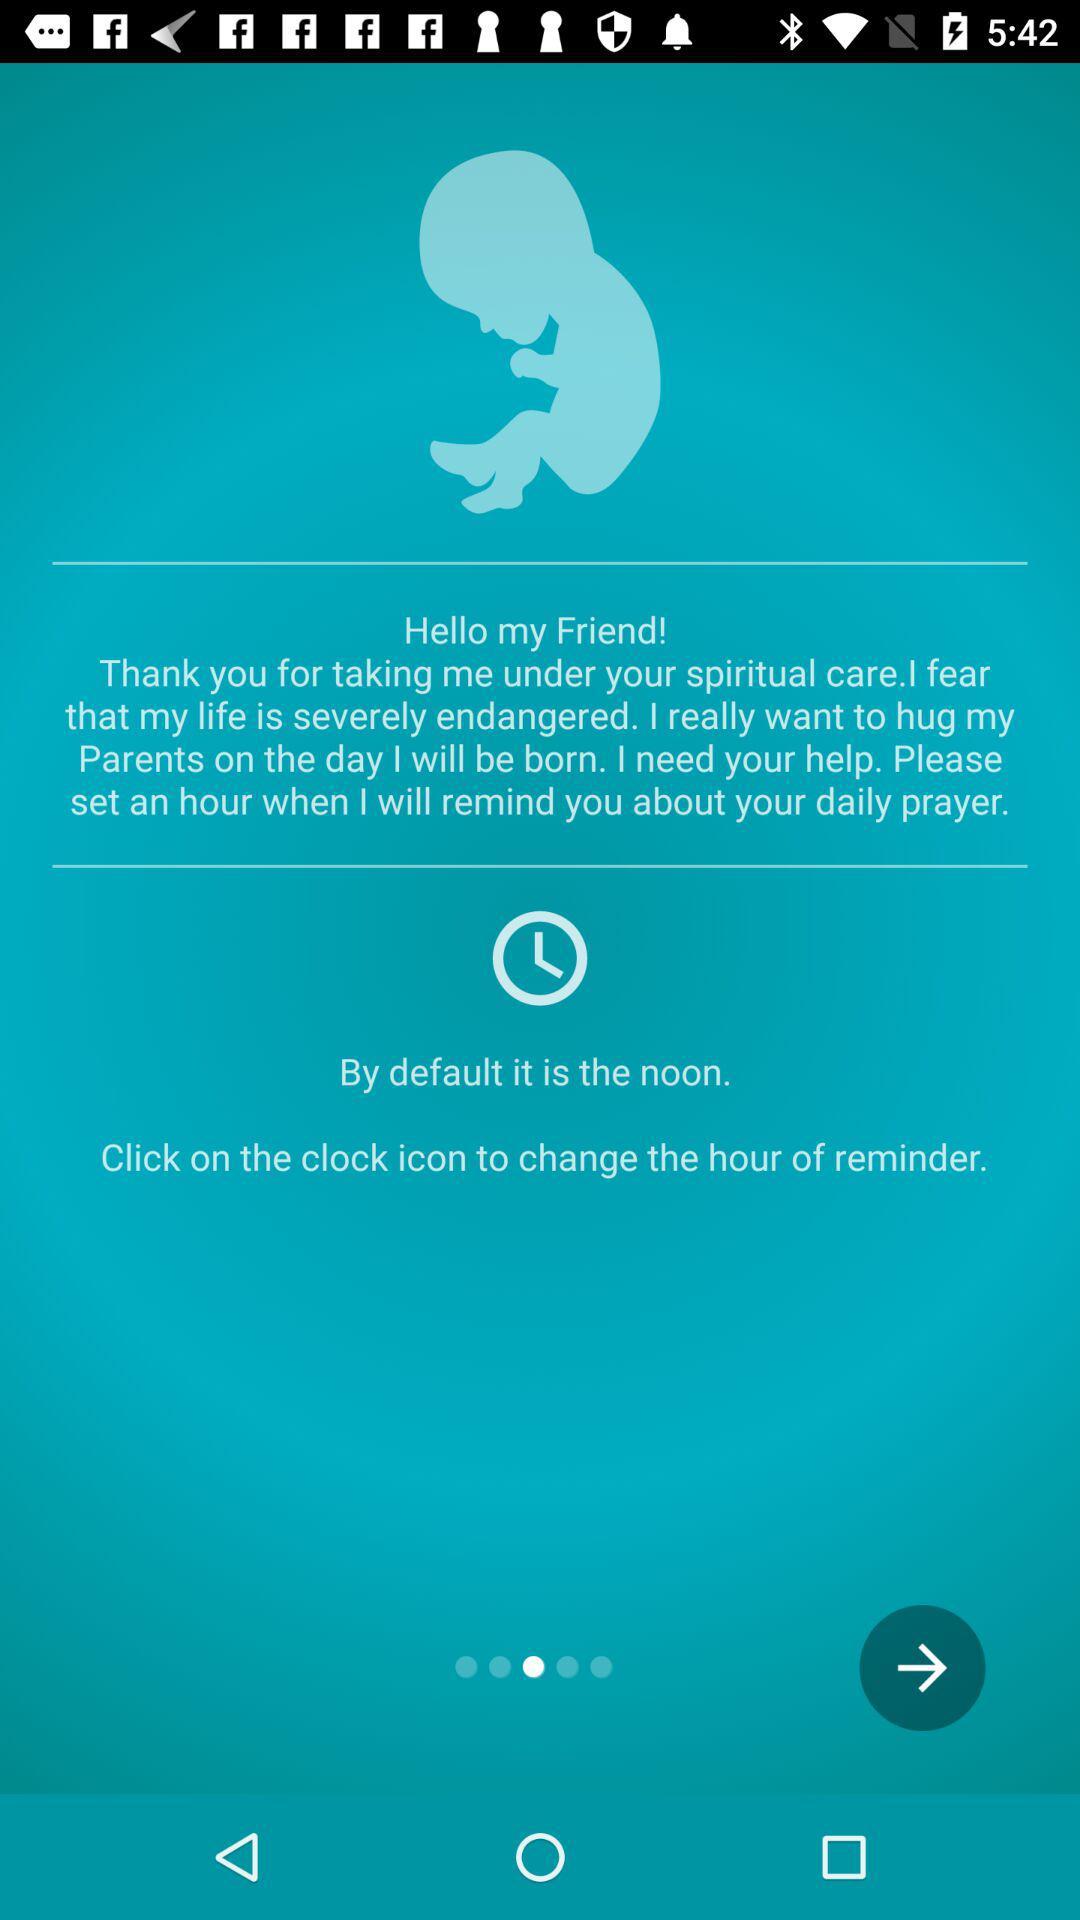 The image size is (1080, 1920). Describe the element at coordinates (540, 955) in the screenshot. I see `clock for time display` at that location.